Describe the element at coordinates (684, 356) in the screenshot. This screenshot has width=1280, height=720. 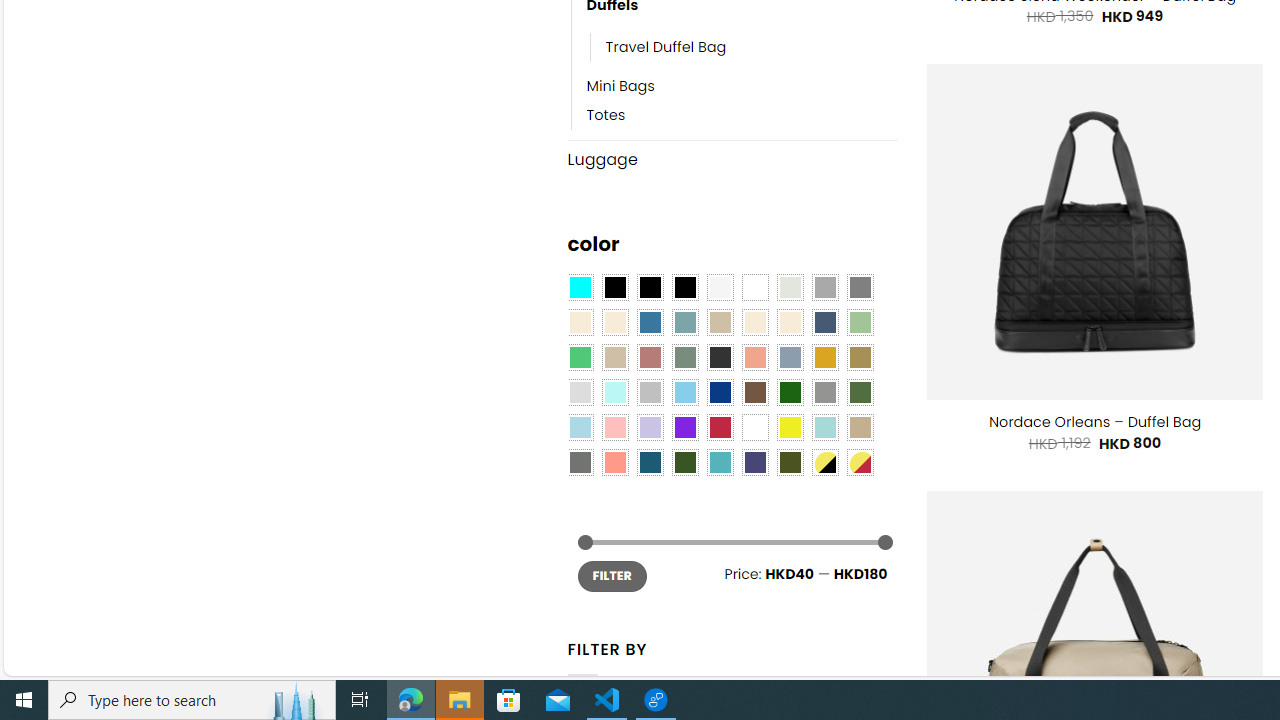
I see `'Sage'` at that location.